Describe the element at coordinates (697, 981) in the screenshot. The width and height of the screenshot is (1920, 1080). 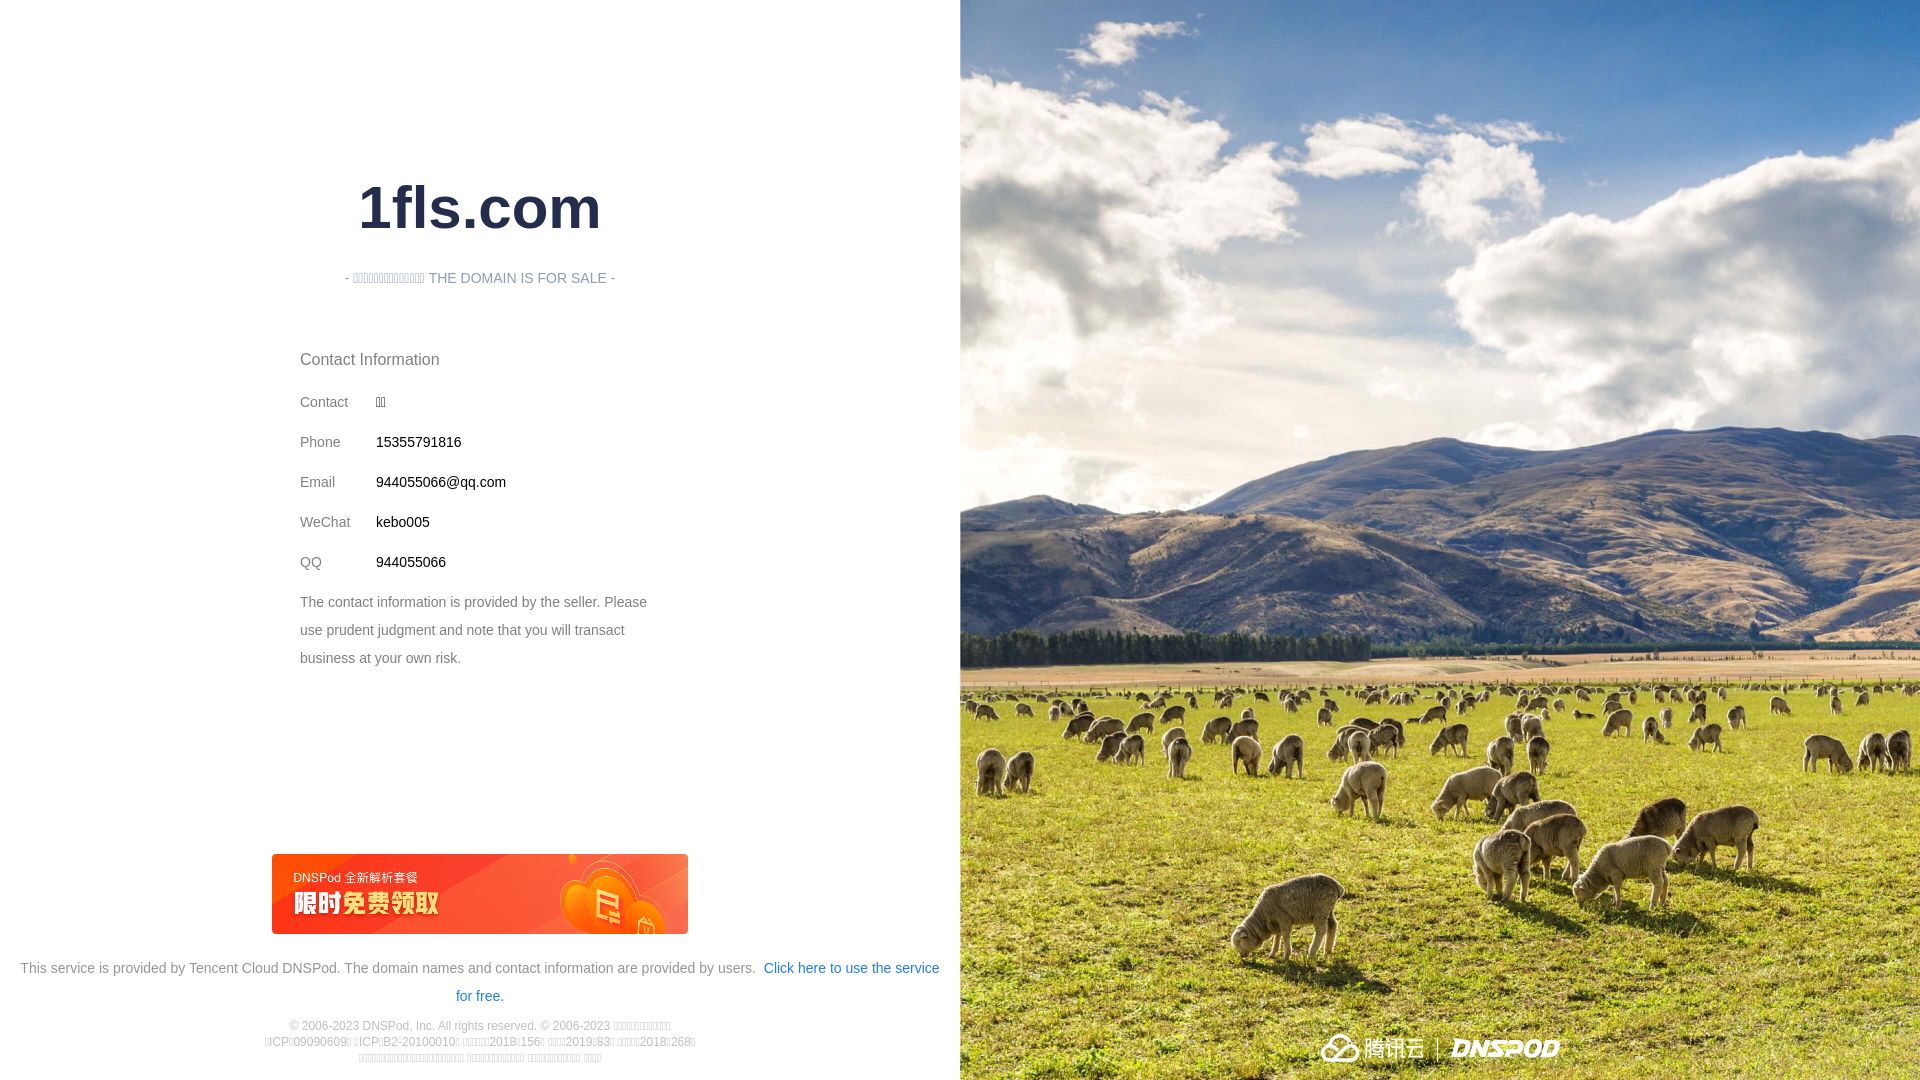
I see `'Click here to use the service for free.'` at that location.